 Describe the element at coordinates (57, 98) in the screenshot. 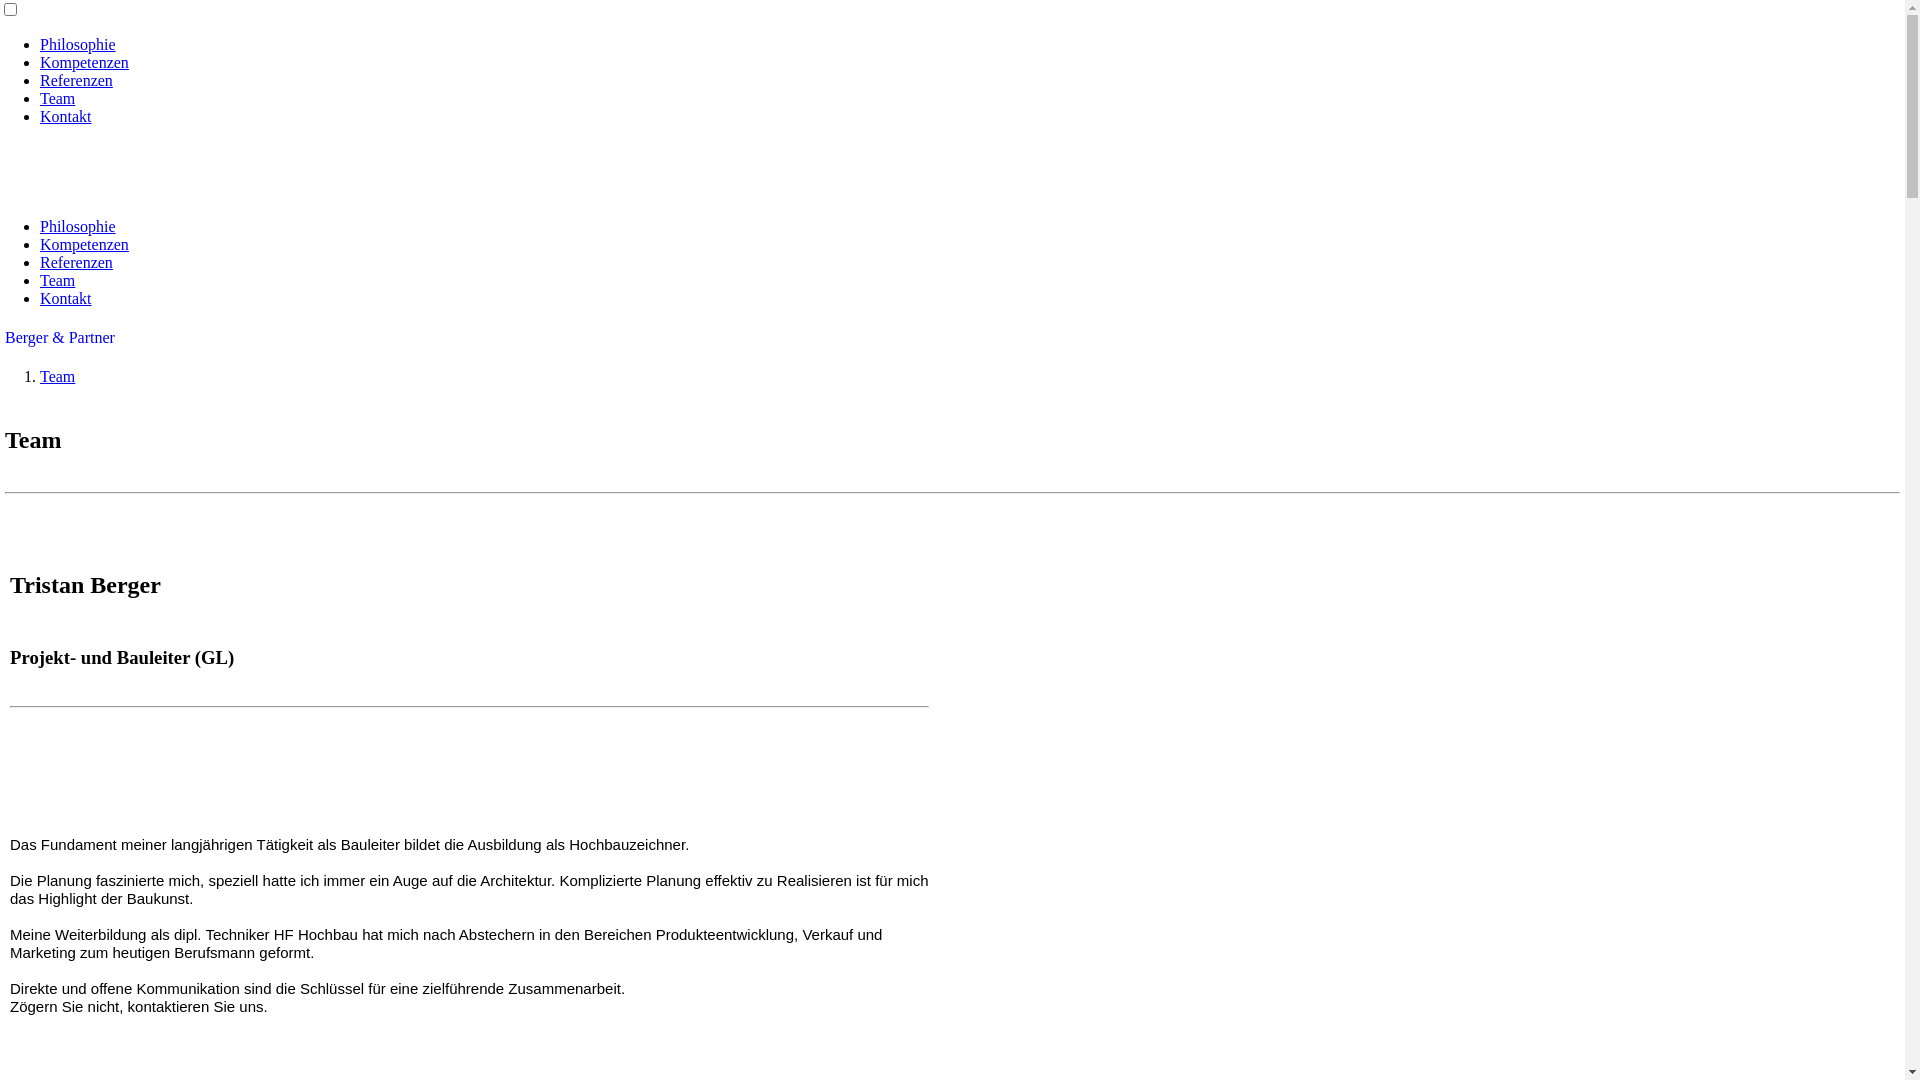

I see `'Team'` at that location.